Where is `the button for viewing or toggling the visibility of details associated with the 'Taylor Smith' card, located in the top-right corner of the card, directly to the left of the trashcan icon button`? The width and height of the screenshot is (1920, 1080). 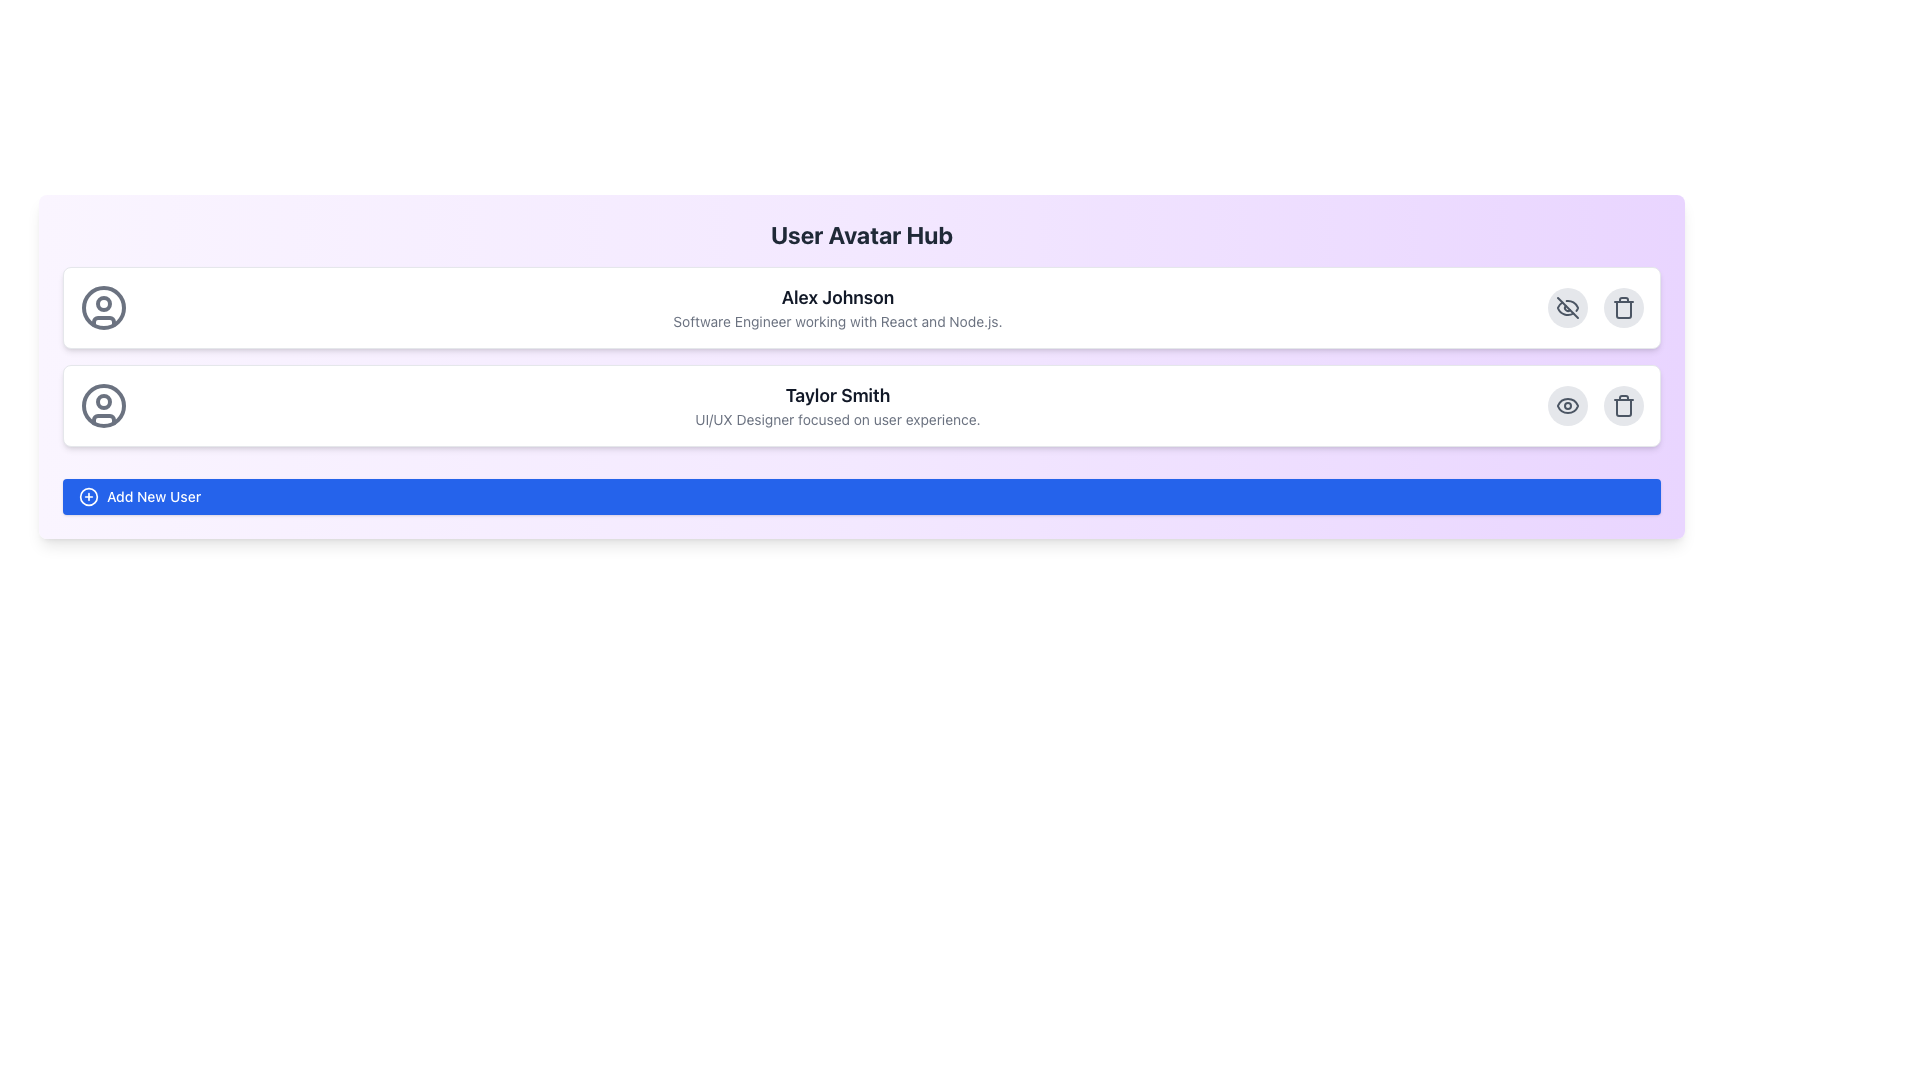
the button for viewing or toggling the visibility of details associated with the 'Taylor Smith' card, located in the top-right corner of the card, directly to the left of the trashcan icon button is located at coordinates (1567, 405).